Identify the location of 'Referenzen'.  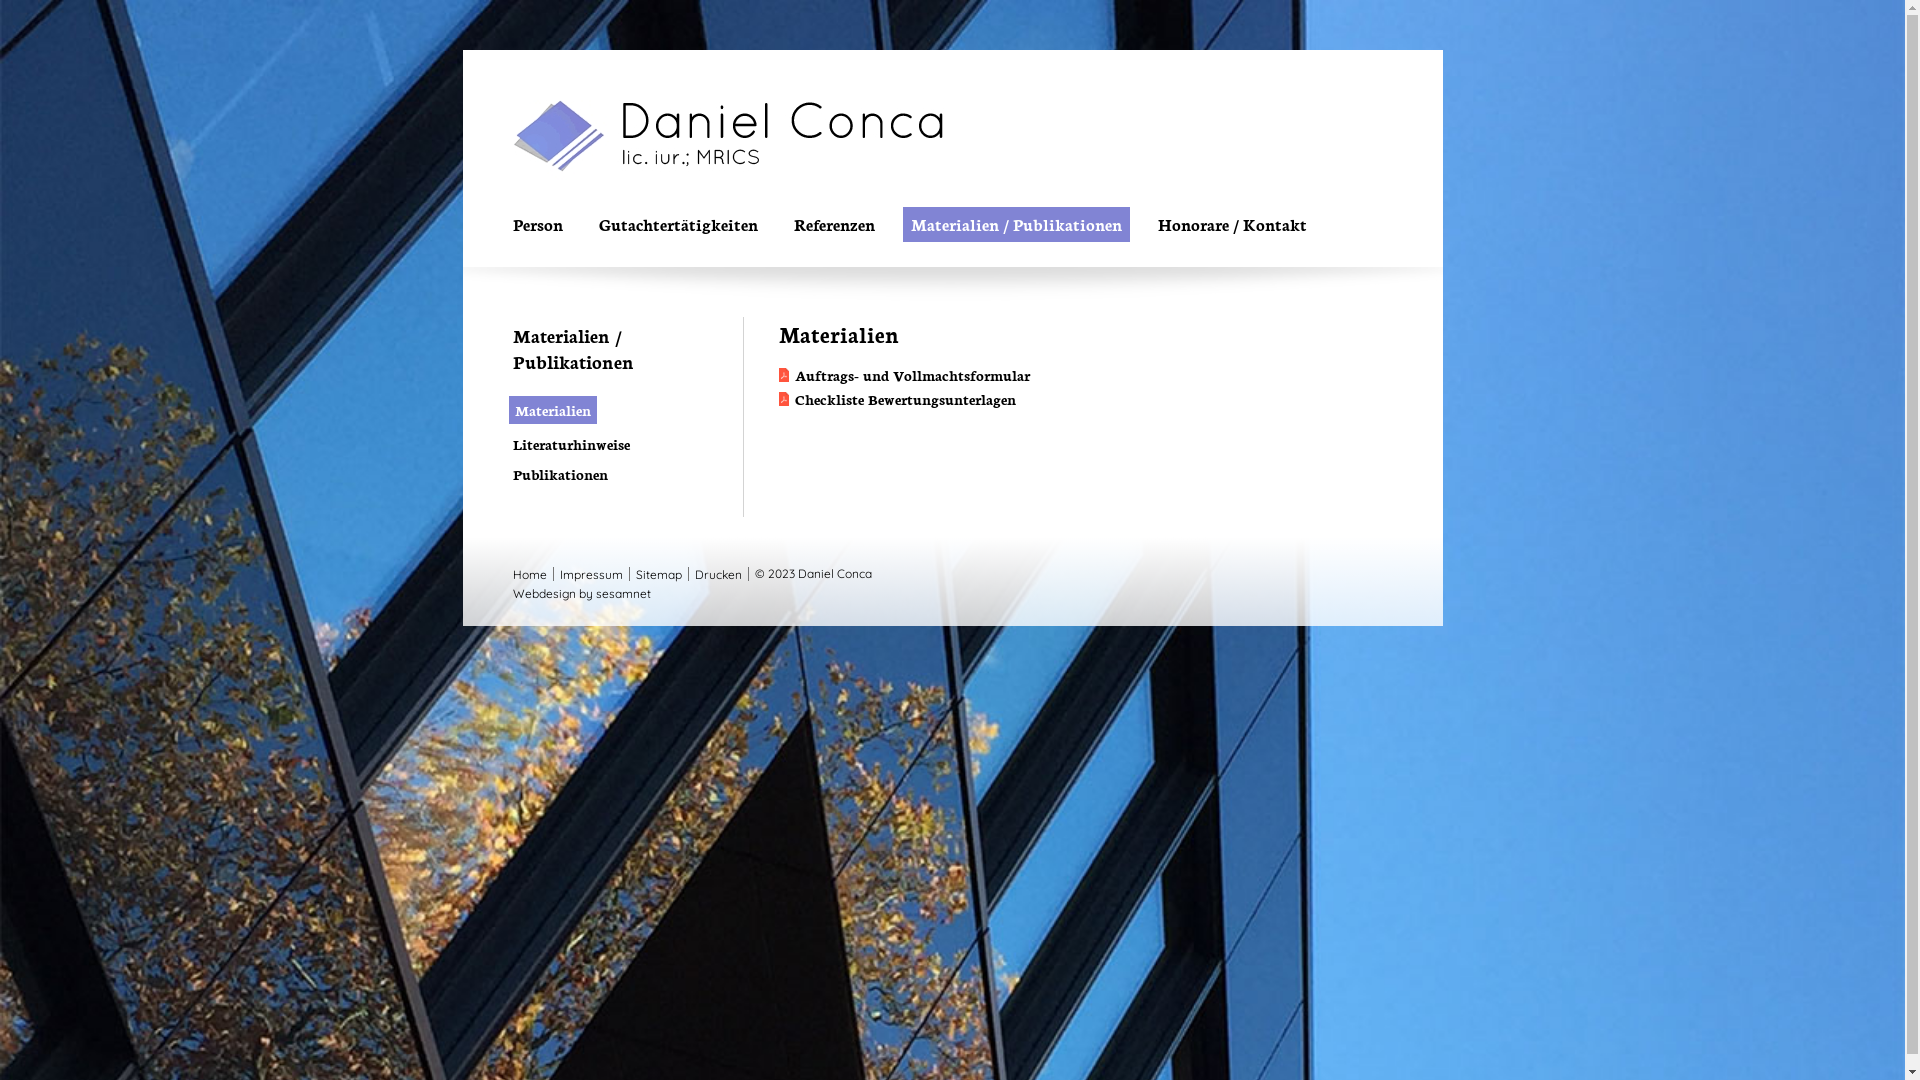
(834, 224).